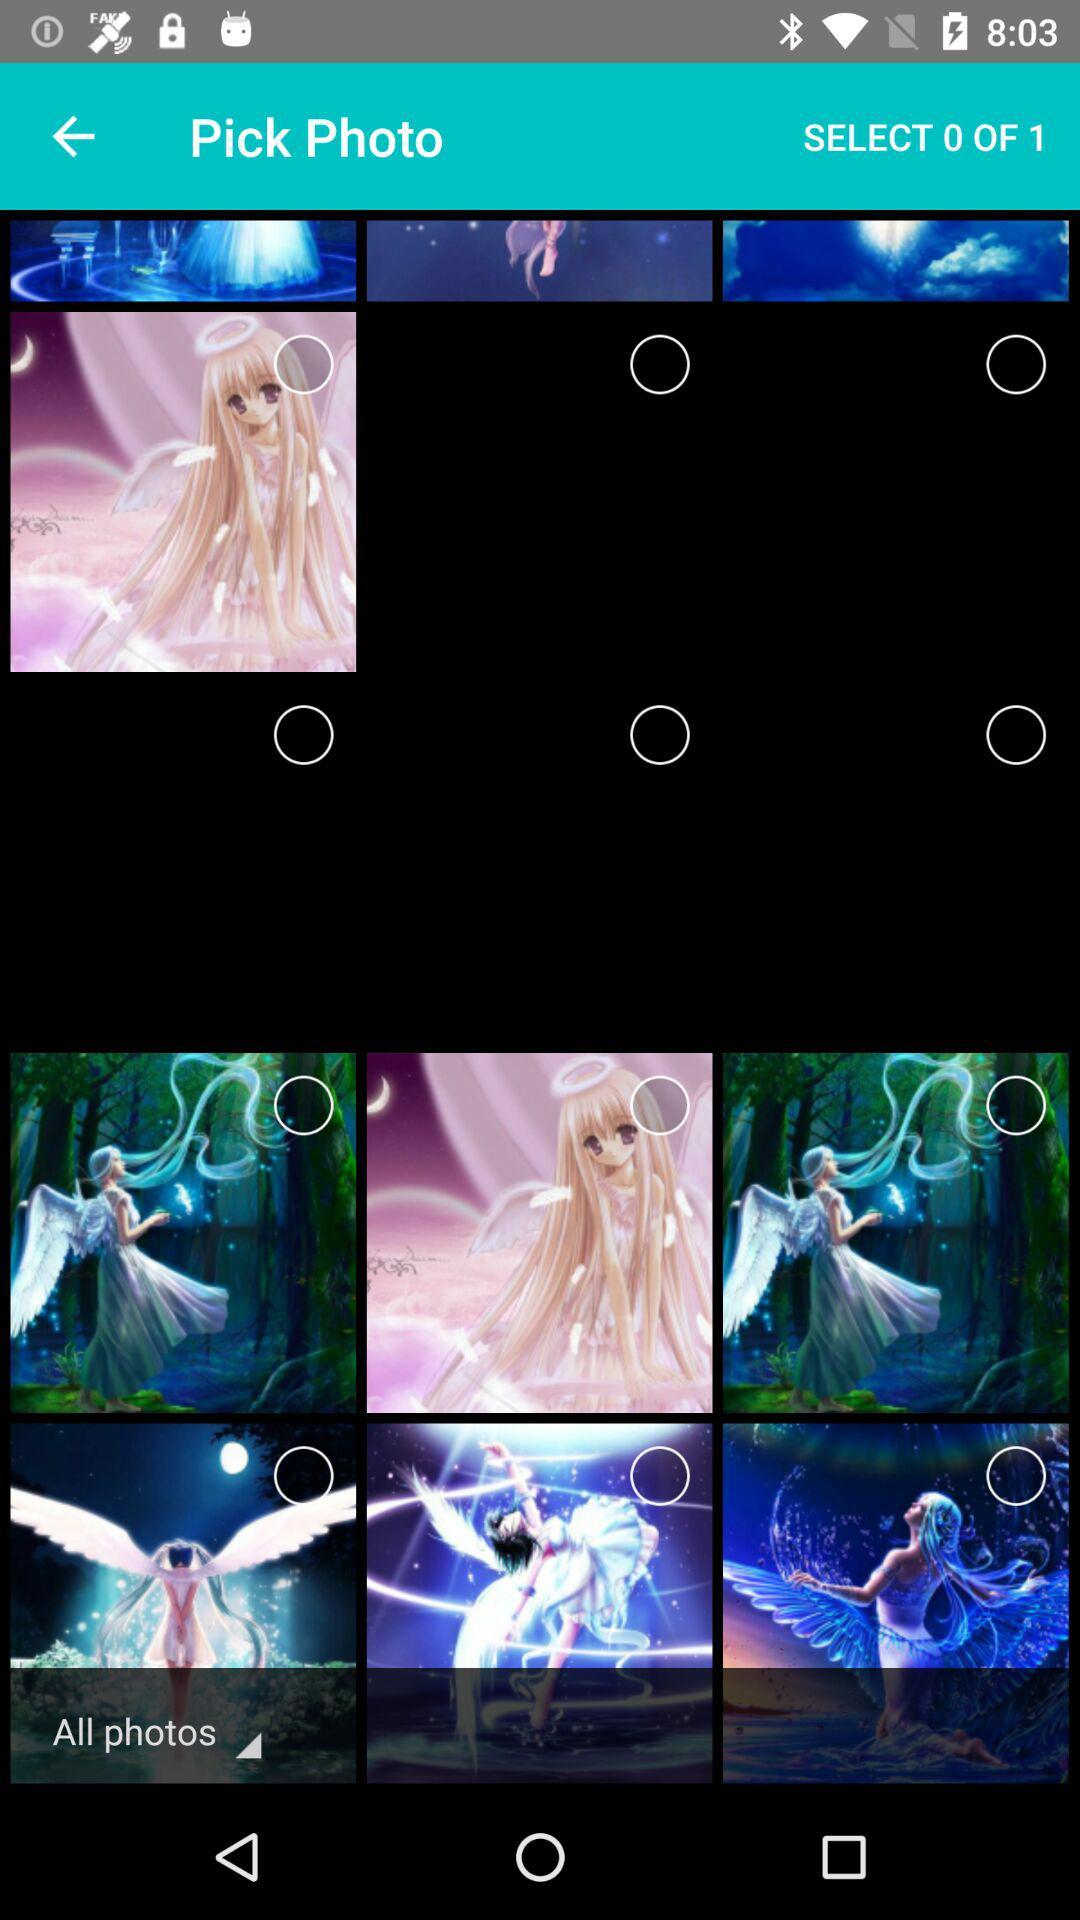 The image size is (1080, 1920). What do you see at coordinates (1016, 364) in the screenshot?
I see `option` at bounding box center [1016, 364].